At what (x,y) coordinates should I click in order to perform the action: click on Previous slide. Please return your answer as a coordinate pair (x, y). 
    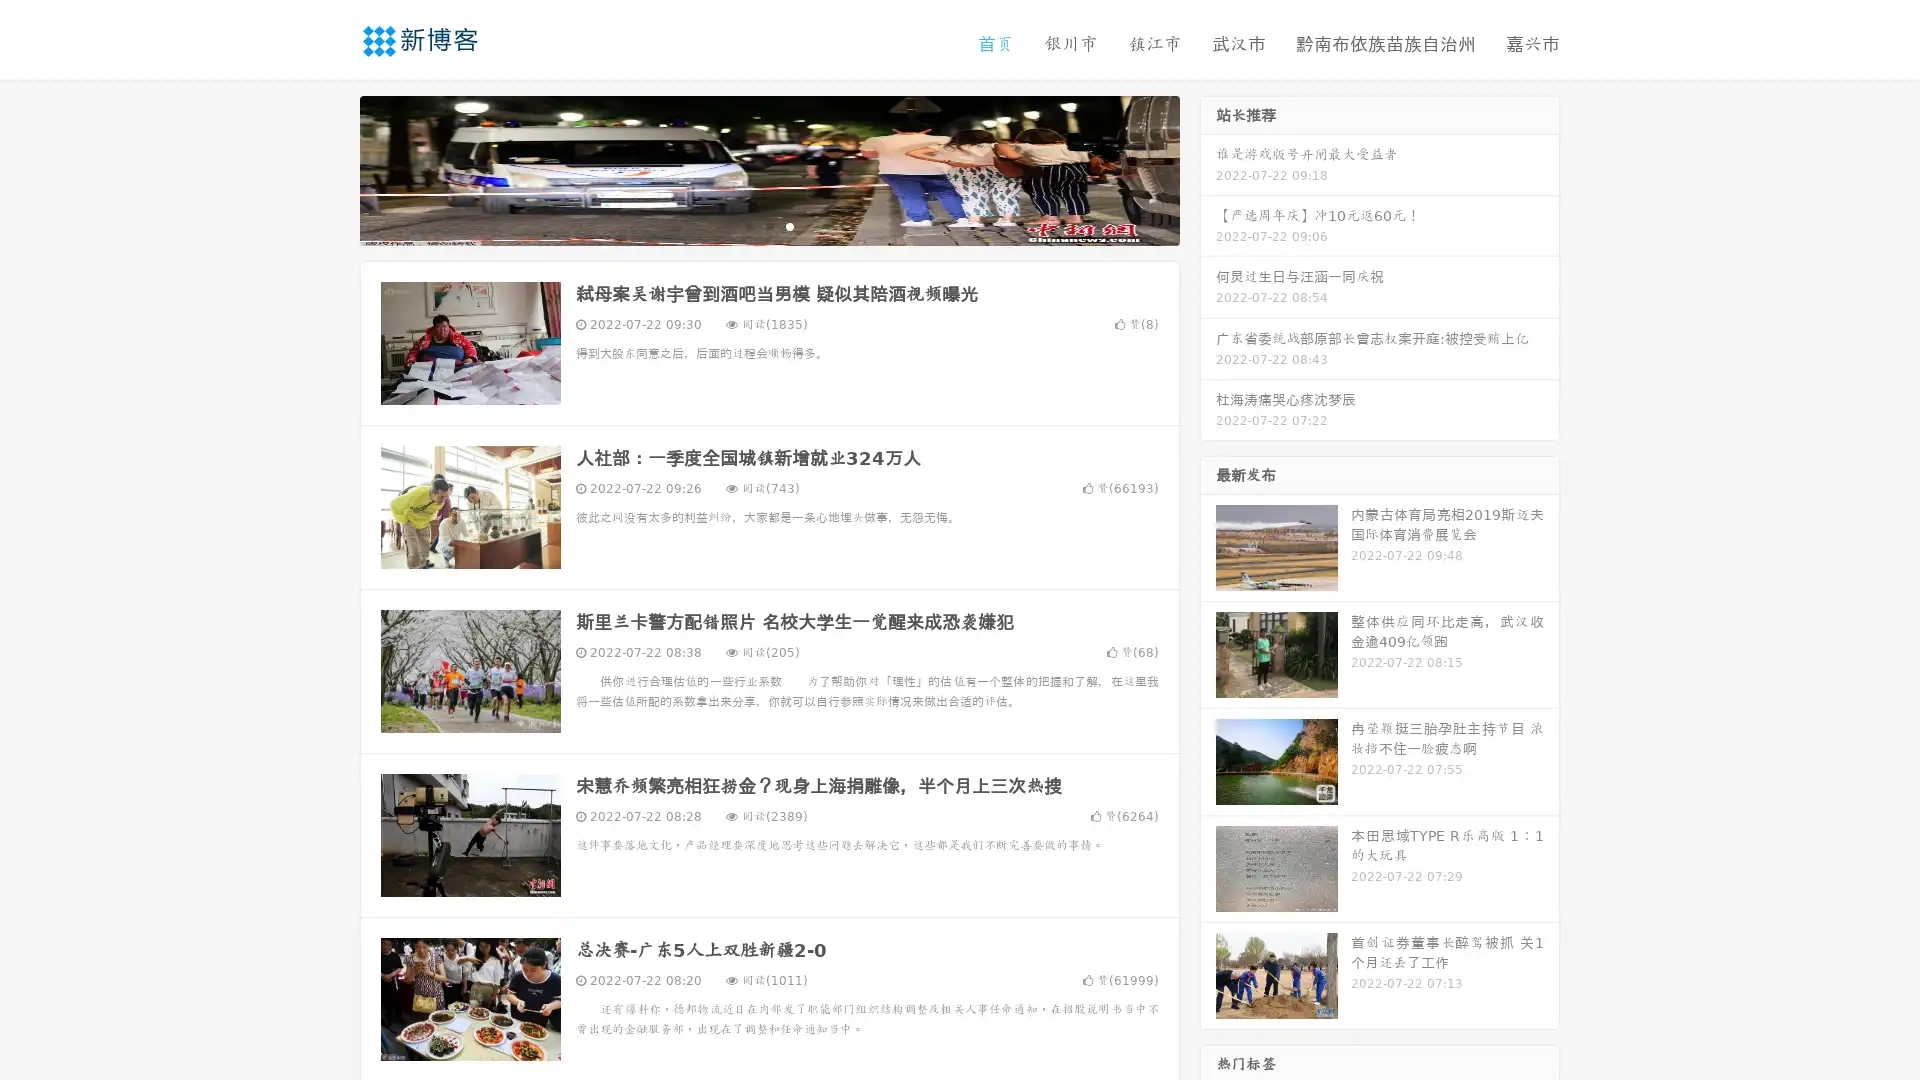
    Looking at the image, I should click on (330, 168).